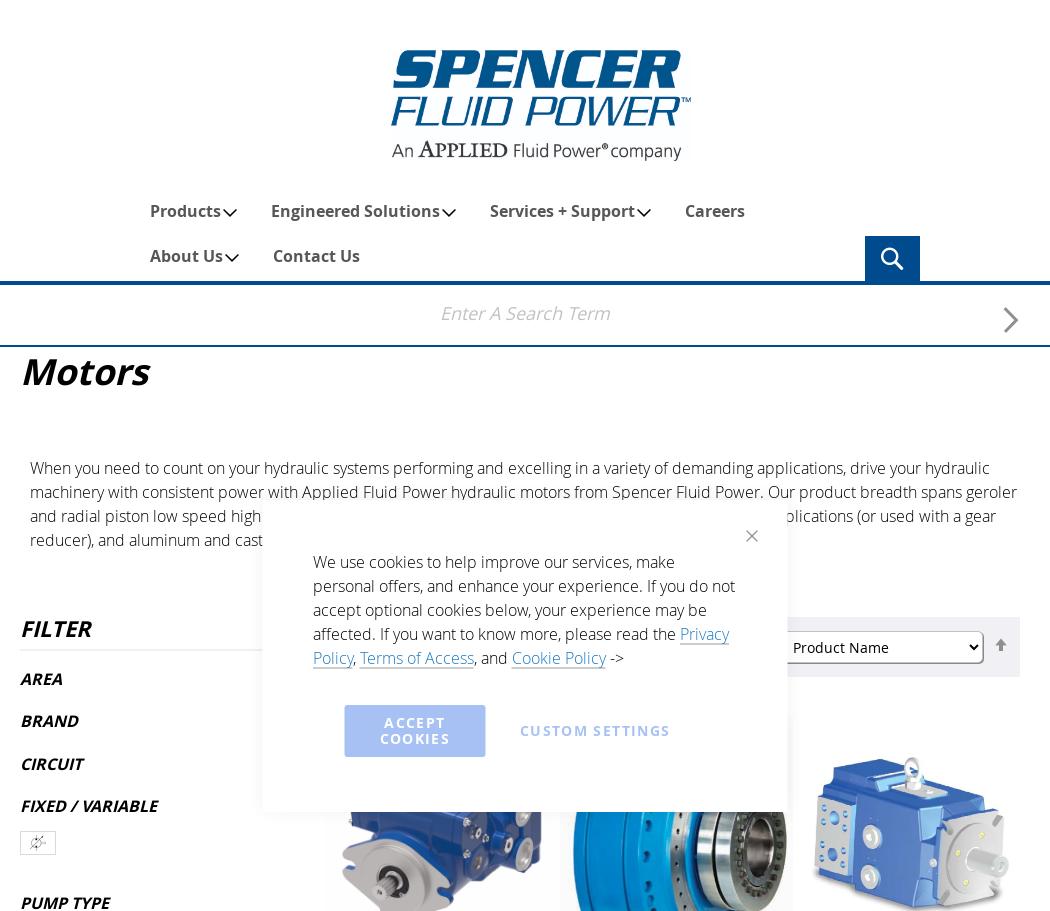 The height and width of the screenshot is (911, 1050). Describe the element at coordinates (39, 676) in the screenshot. I see `'Area'` at that location.